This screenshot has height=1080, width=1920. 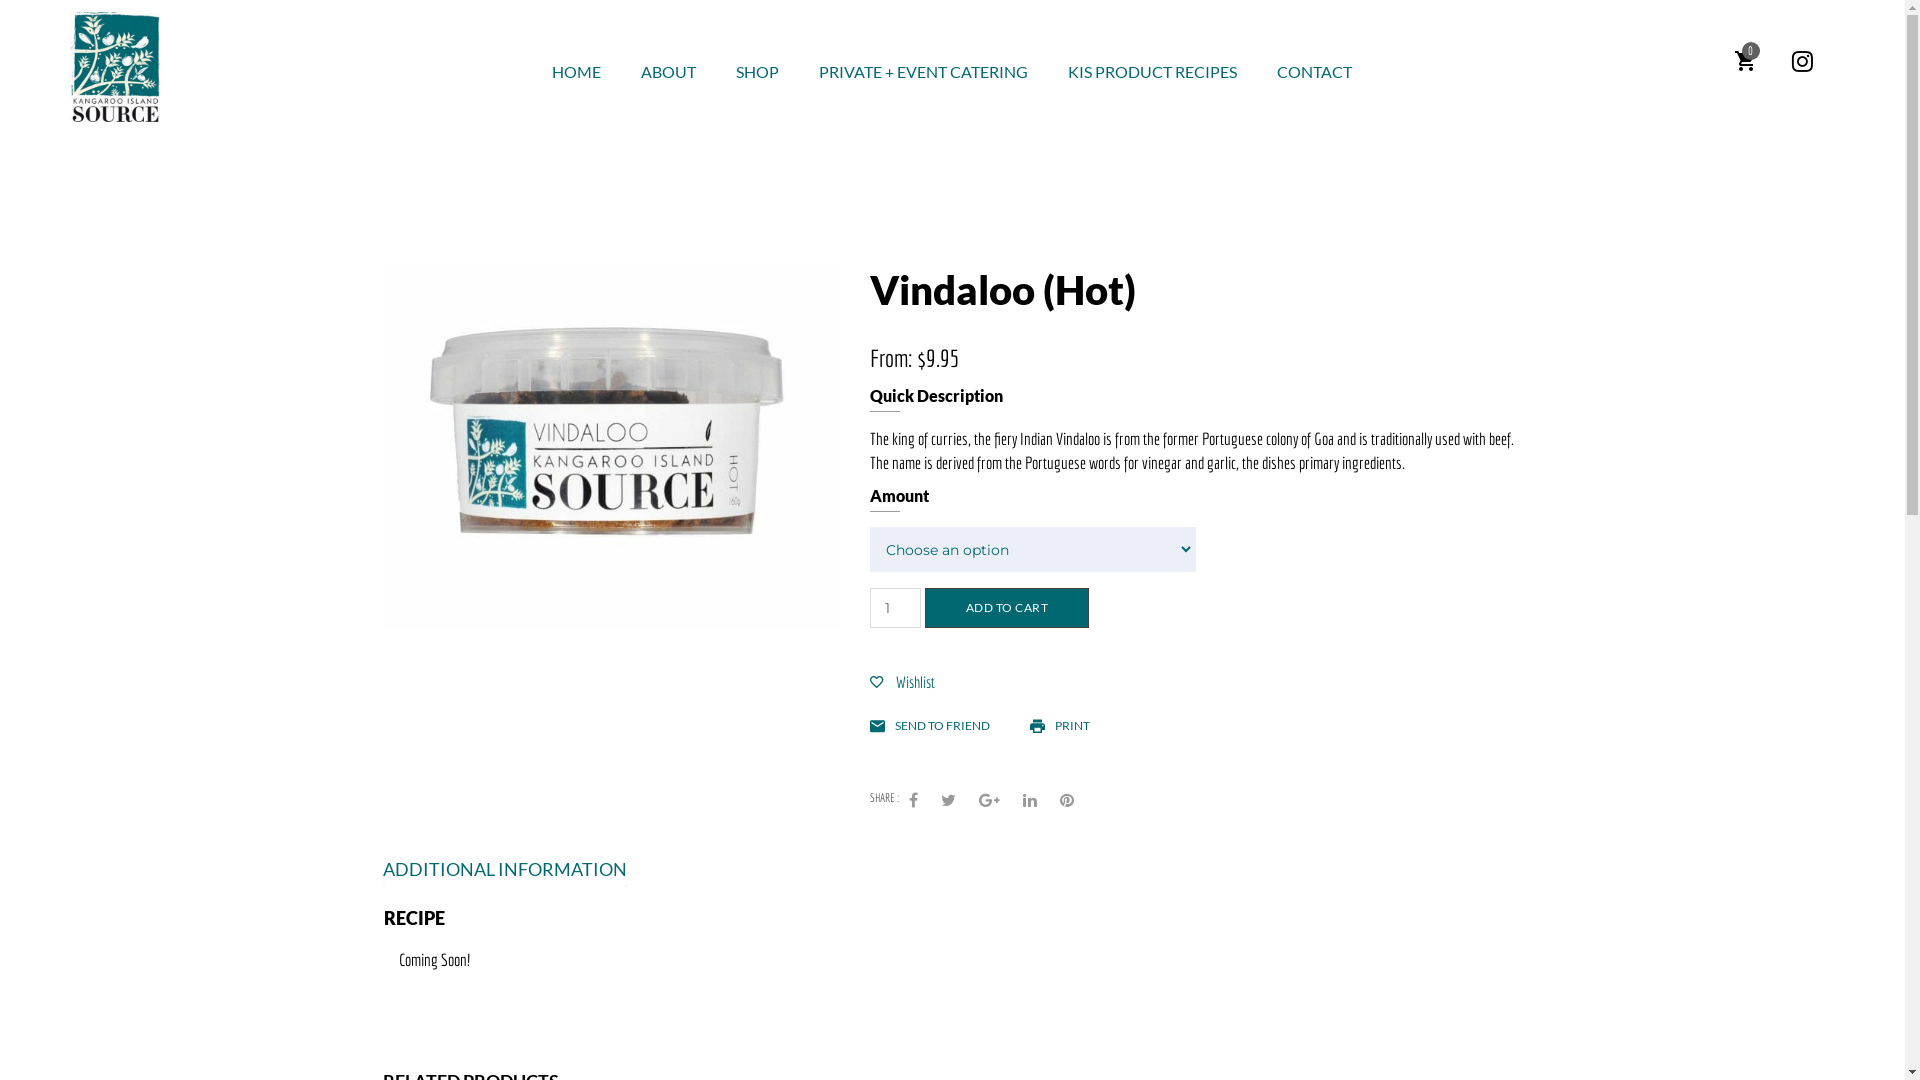 I want to click on 'ABOUT', so click(x=668, y=71).